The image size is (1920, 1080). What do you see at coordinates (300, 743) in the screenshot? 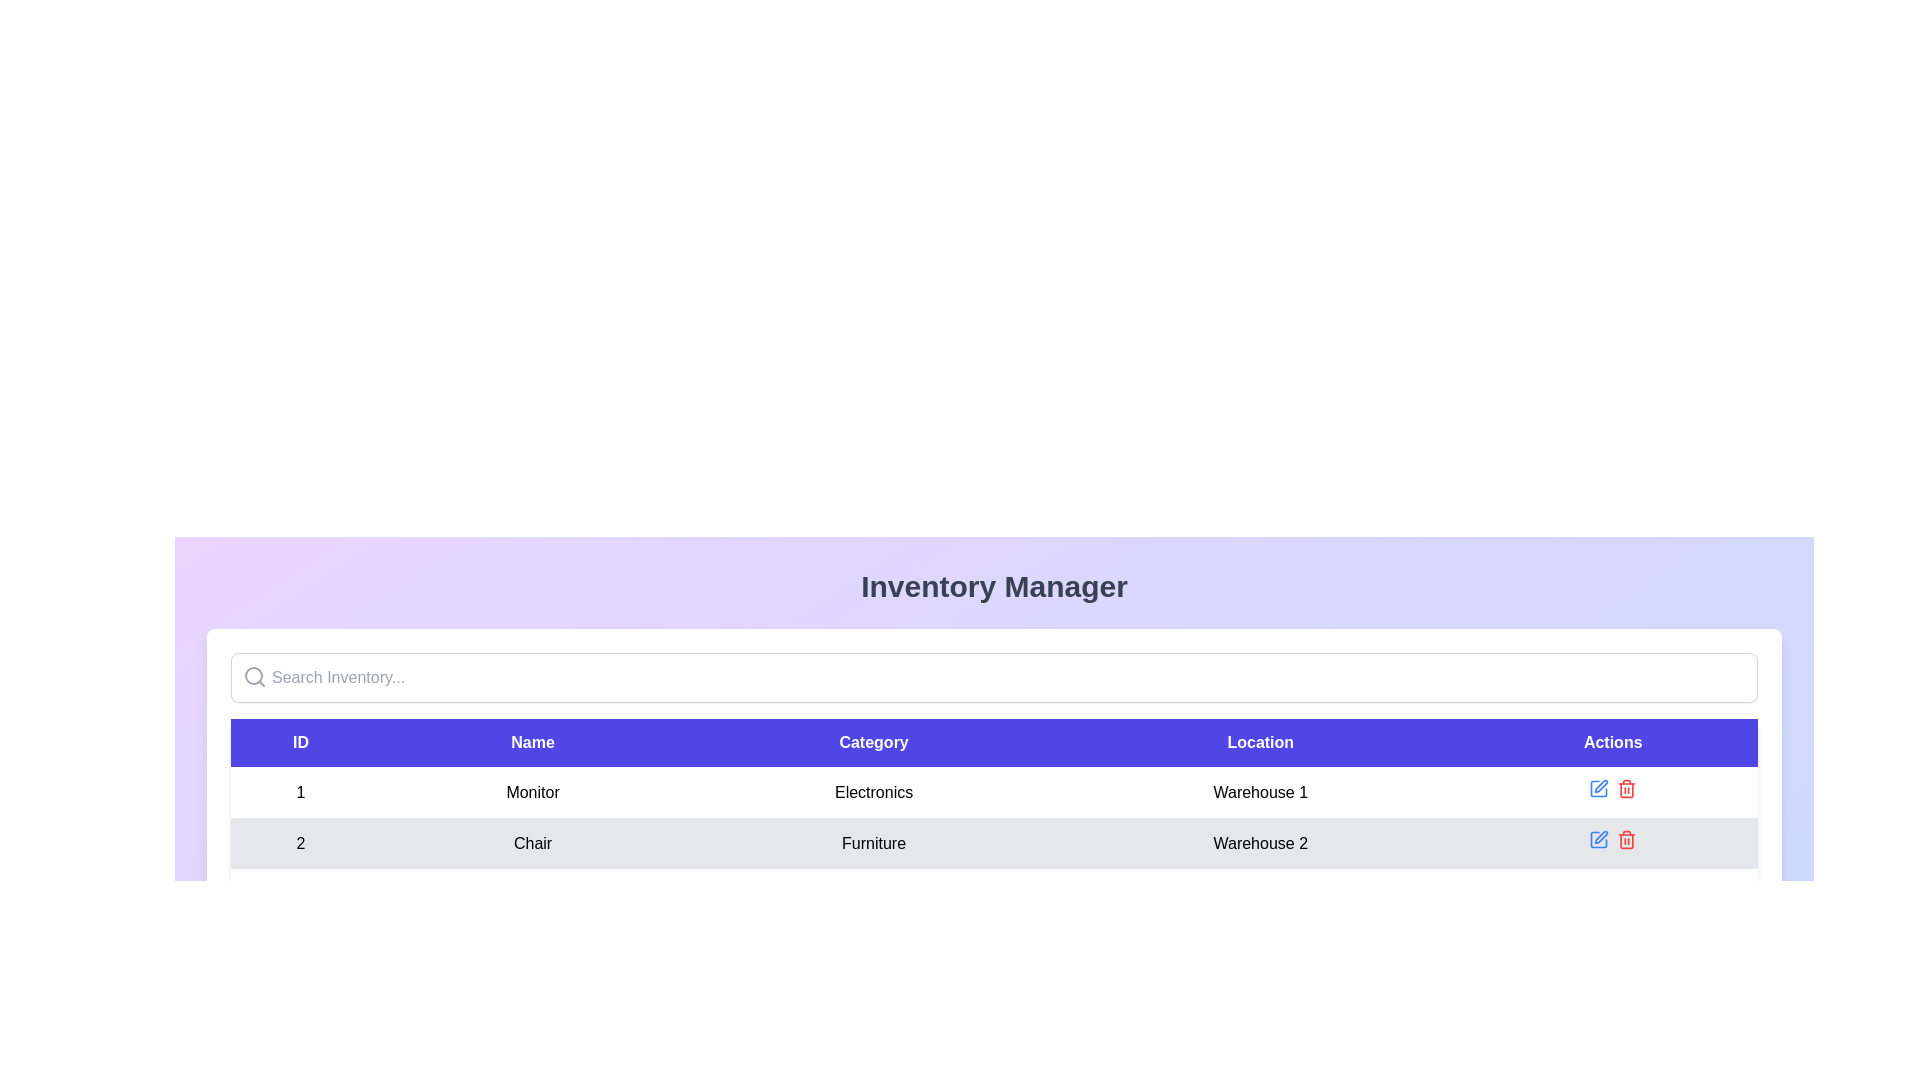
I see `the 'ID' header label in the table, which is the first column header displayed in uppercase white letters against a vivid purple background` at bounding box center [300, 743].